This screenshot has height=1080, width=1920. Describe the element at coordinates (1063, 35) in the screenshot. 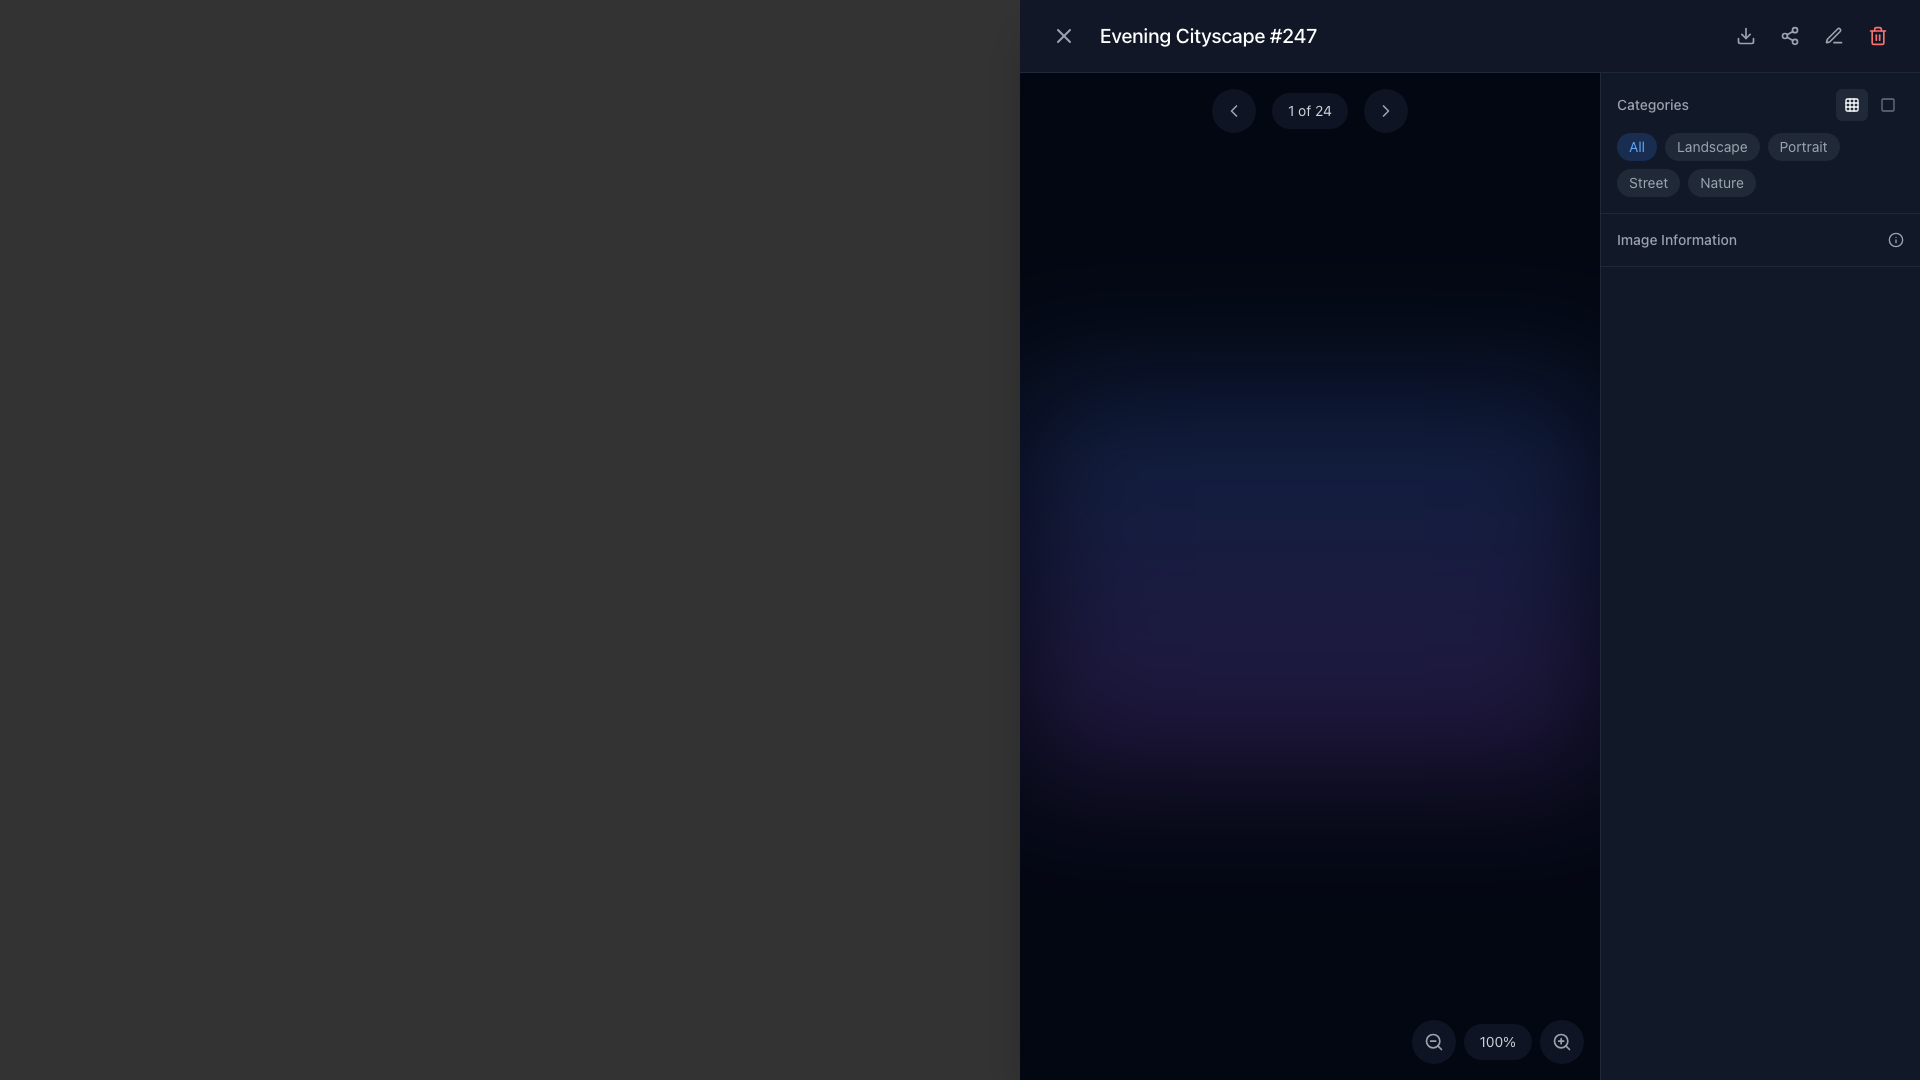

I see `the circular button with a cross ('X') icon located at the top left of the interface` at that location.